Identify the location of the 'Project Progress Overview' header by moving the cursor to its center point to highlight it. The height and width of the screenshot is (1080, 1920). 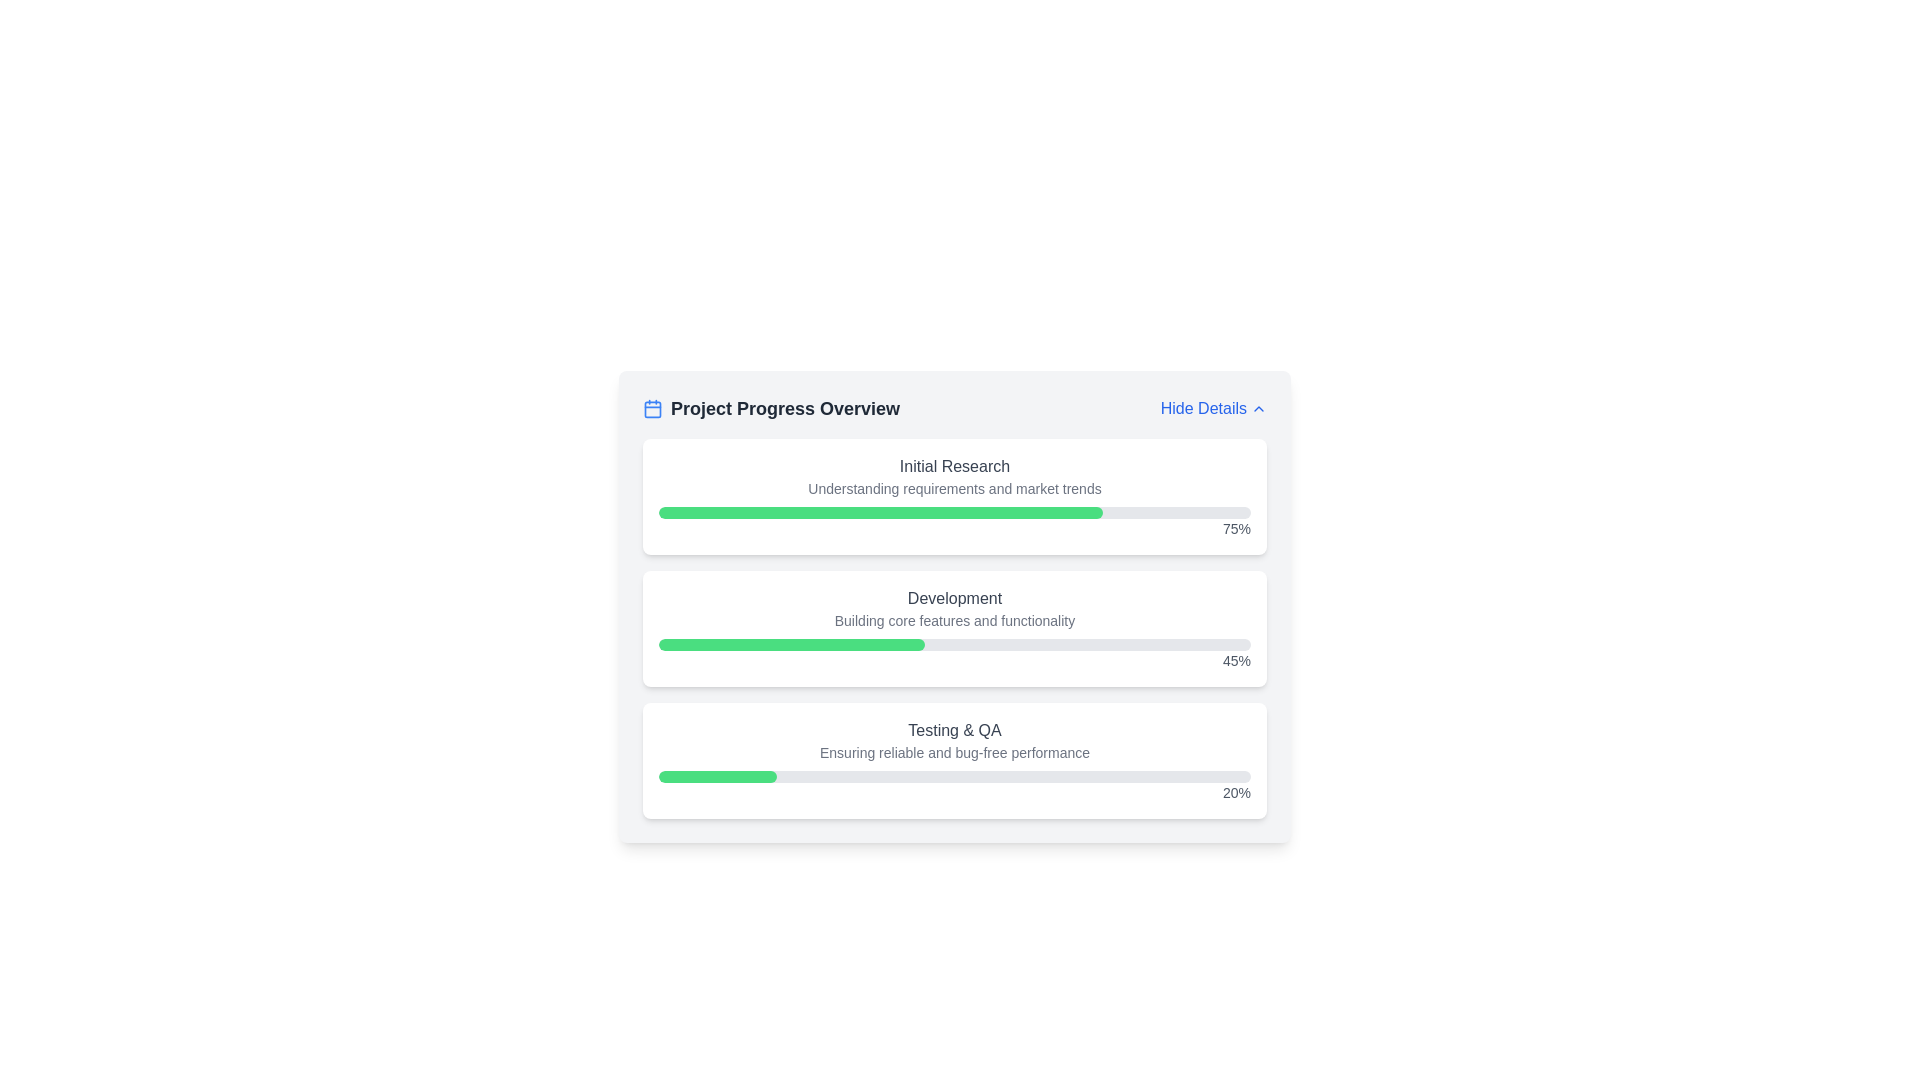
(954, 407).